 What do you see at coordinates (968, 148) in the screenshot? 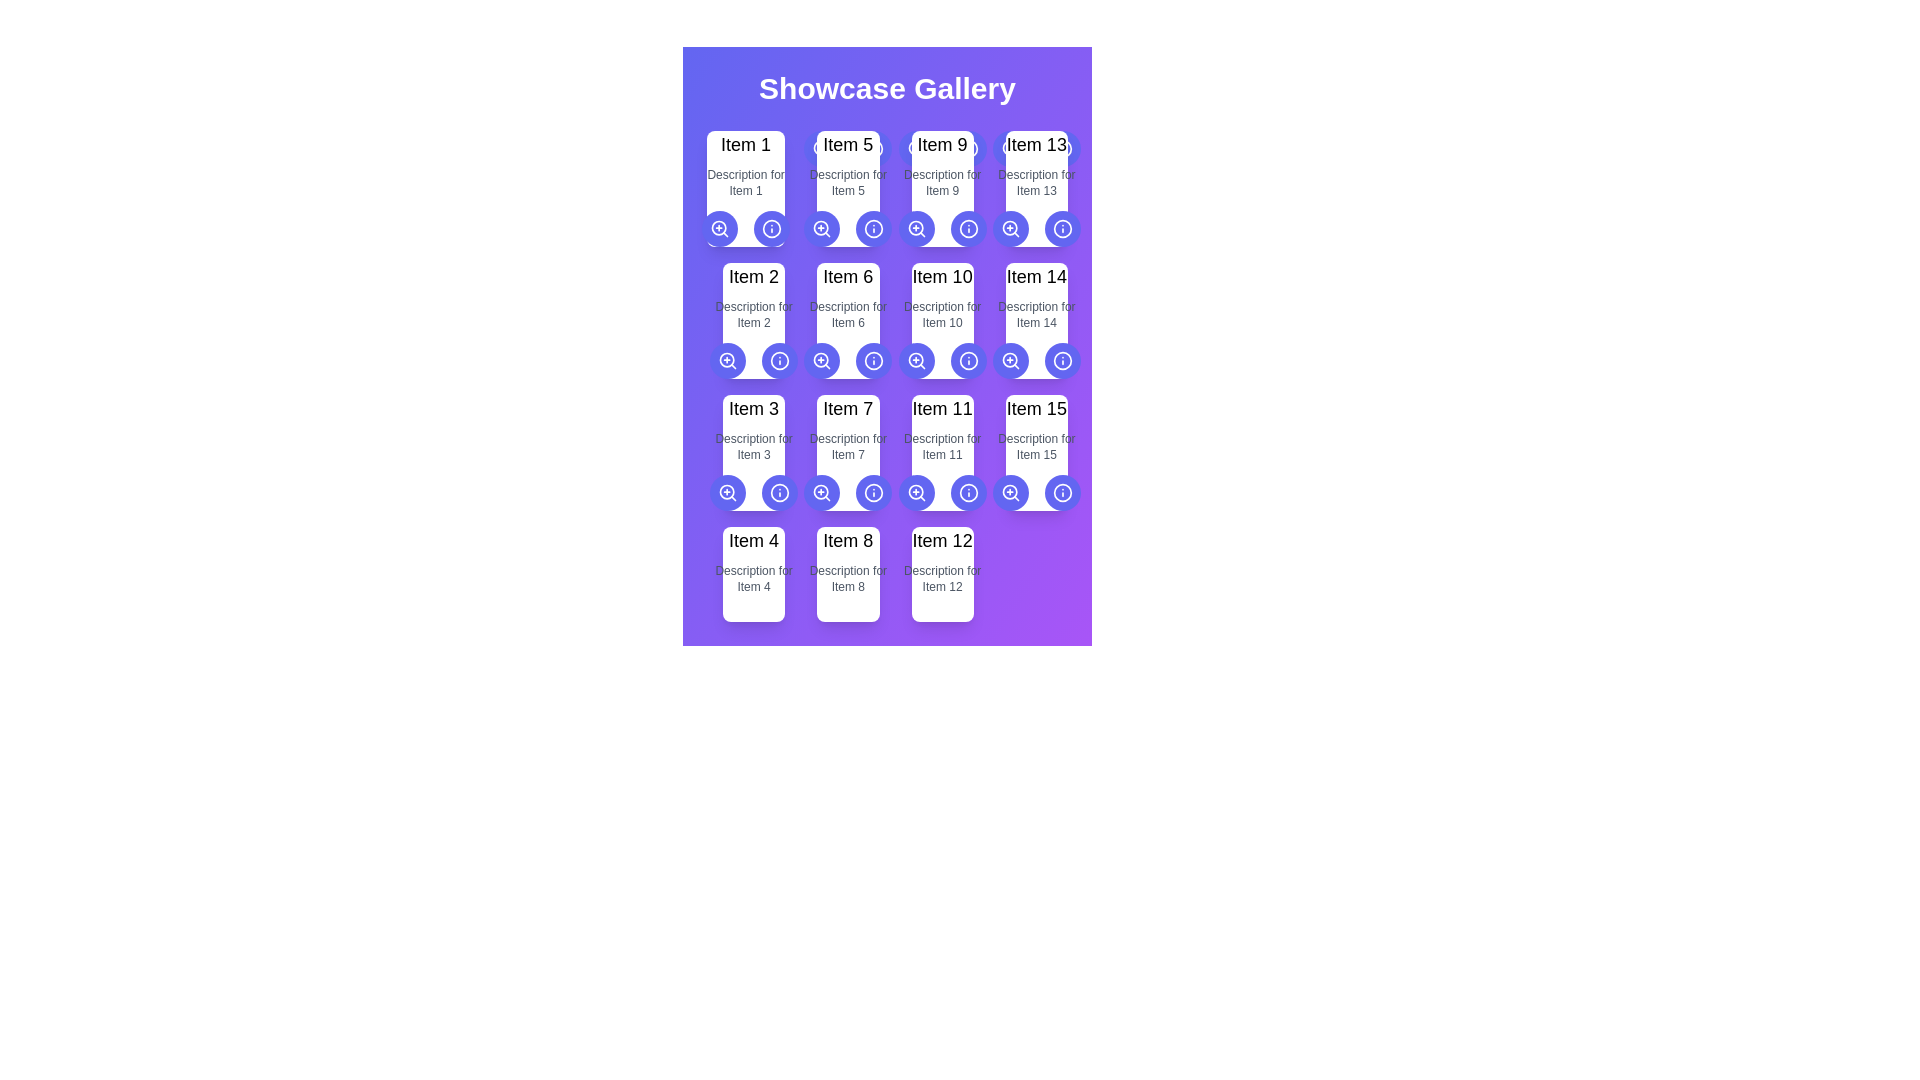
I see `the circular information icon containing the 'i' symbol located at the bottom-right corner of the card labeled 'Item 9'` at bounding box center [968, 148].